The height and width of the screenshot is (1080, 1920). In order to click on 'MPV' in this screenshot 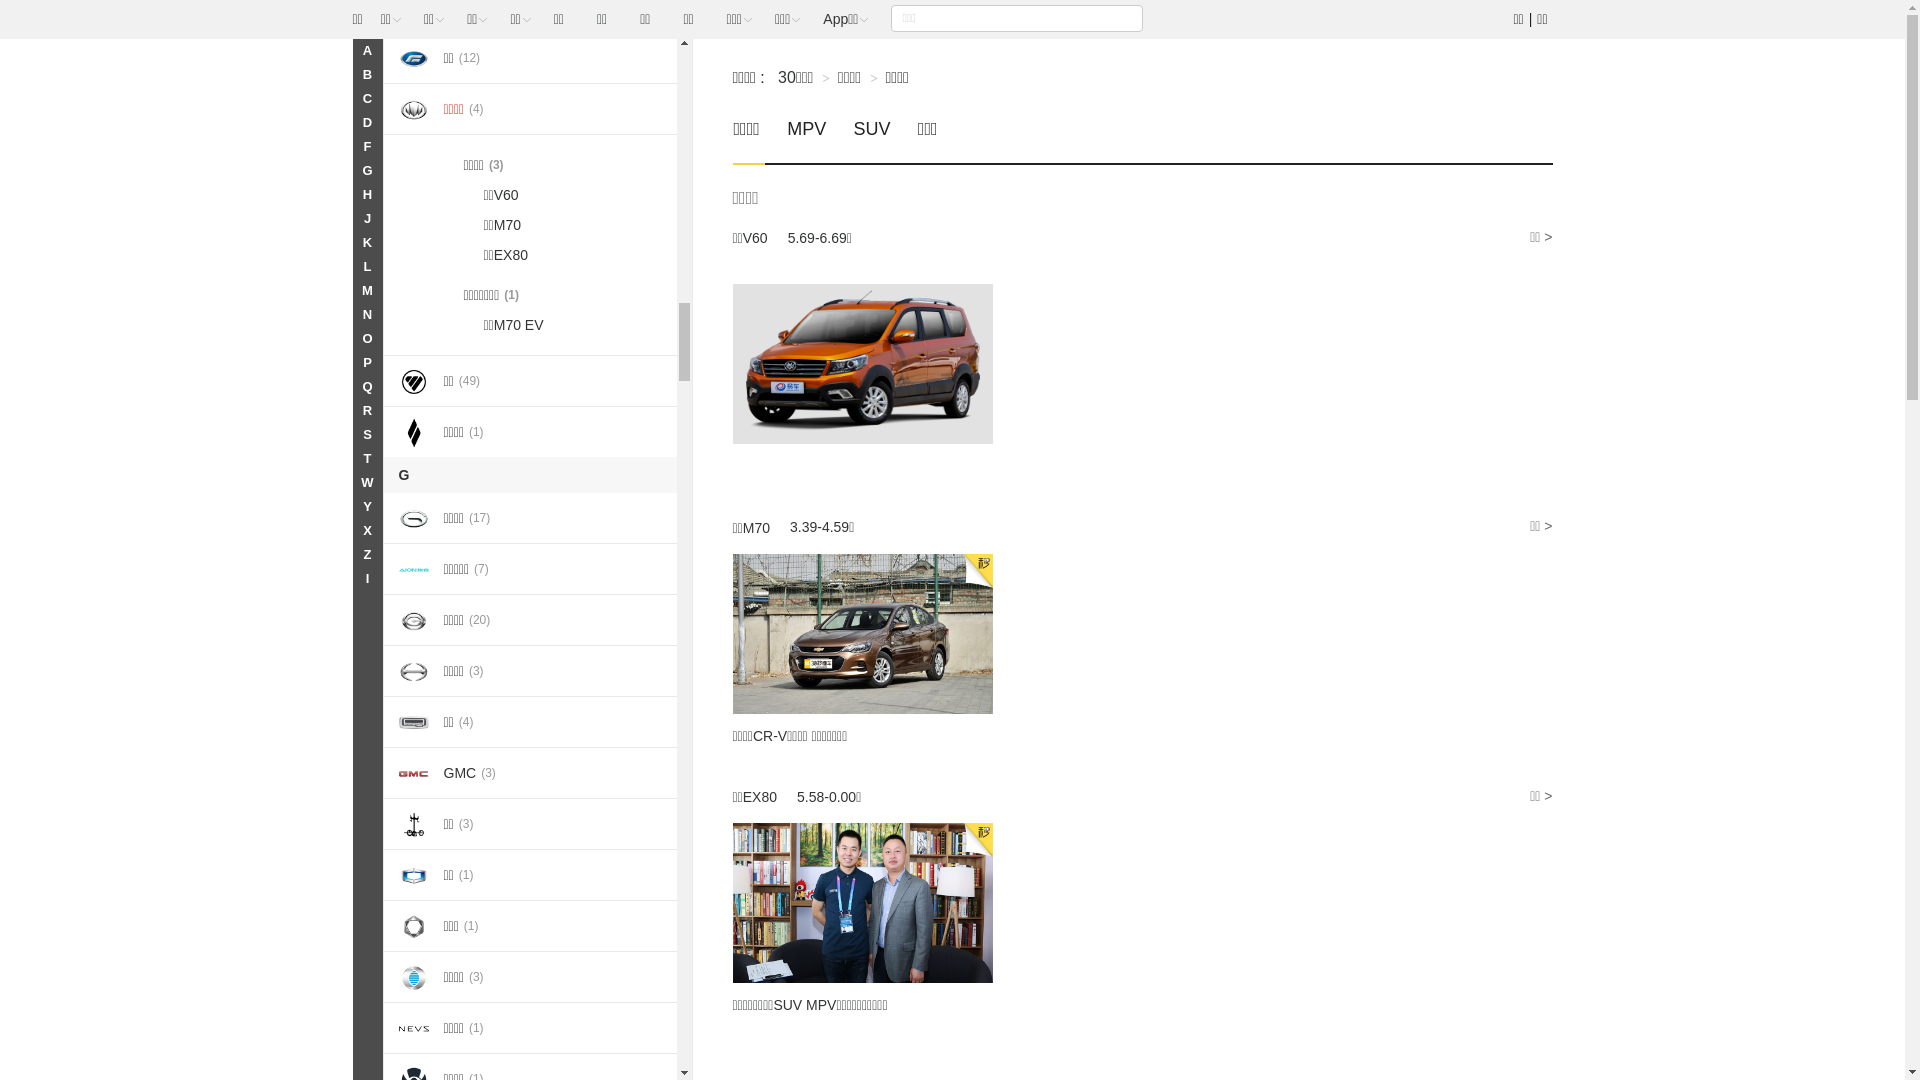, I will do `click(806, 138)`.